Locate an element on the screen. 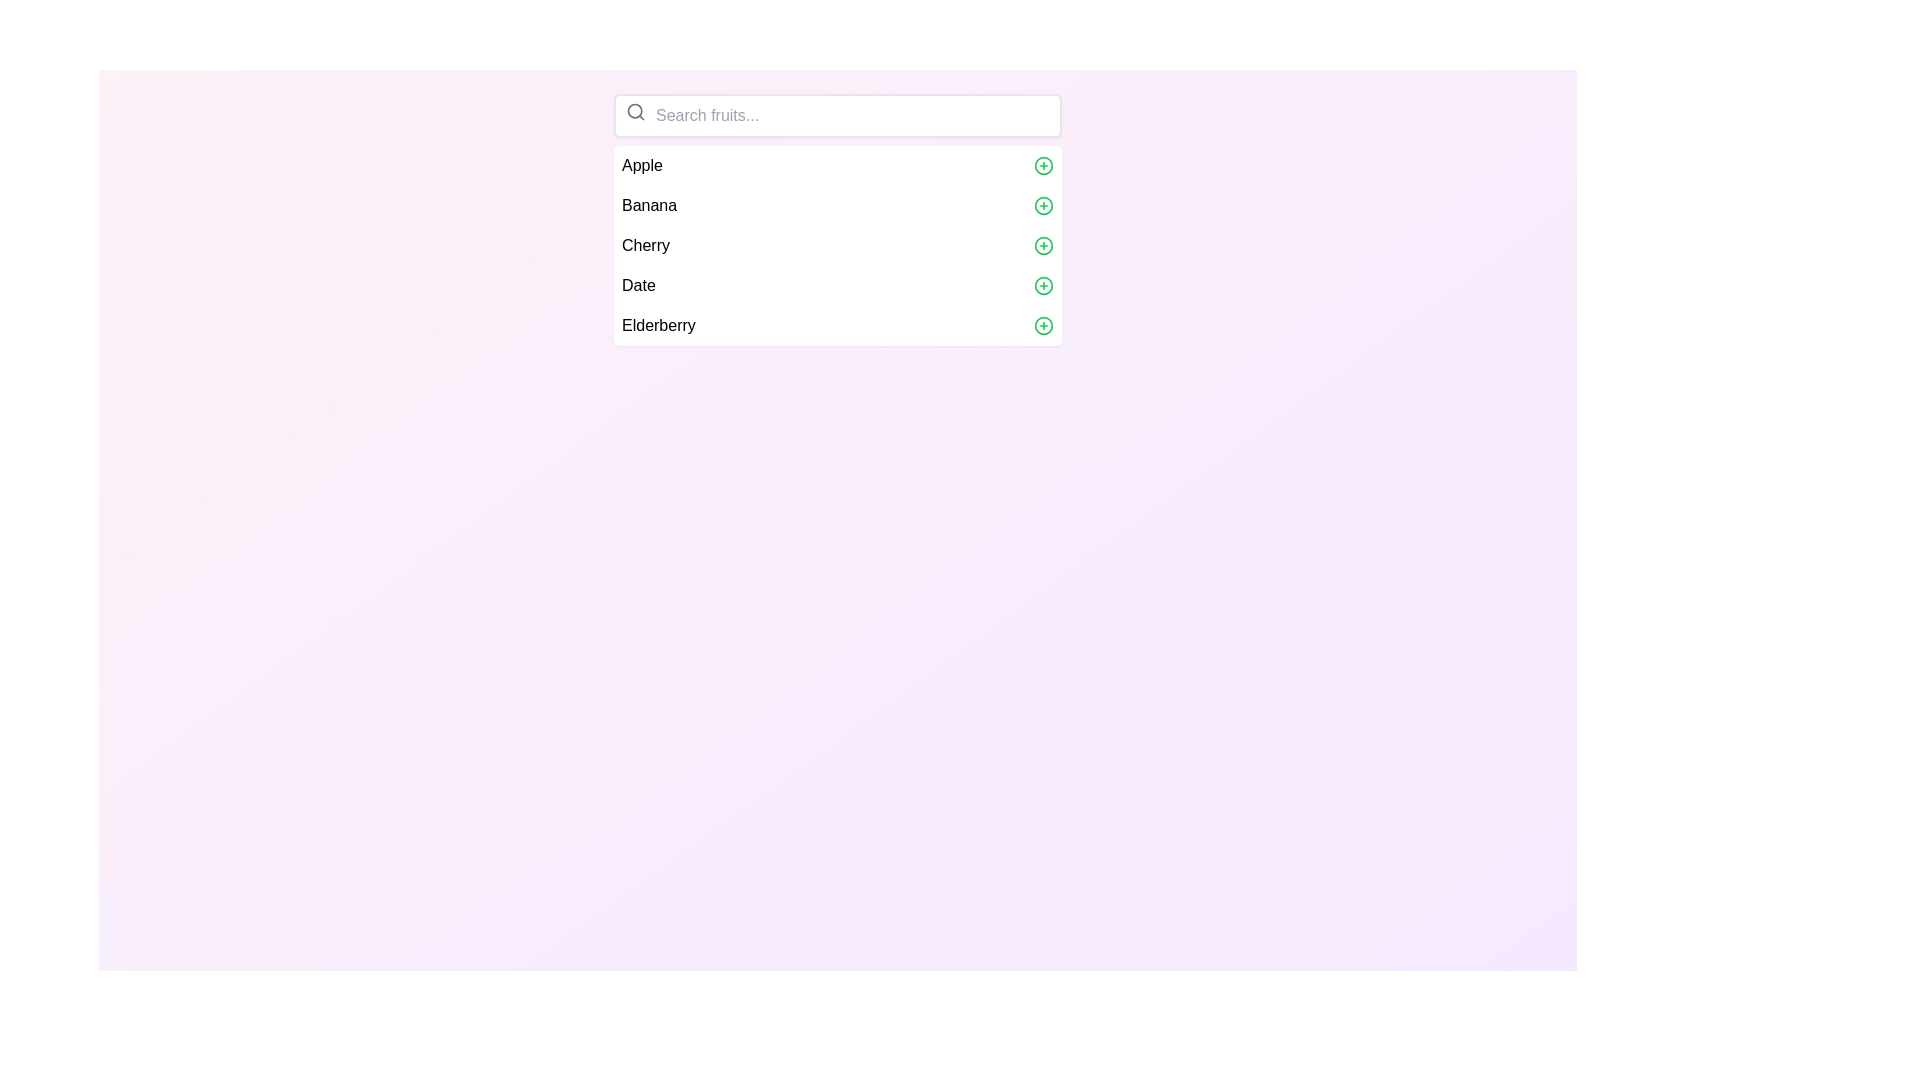 The height and width of the screenshot is (1080, 1920). the list item labeled 'Cherry' is located at coordinates (838, 245).